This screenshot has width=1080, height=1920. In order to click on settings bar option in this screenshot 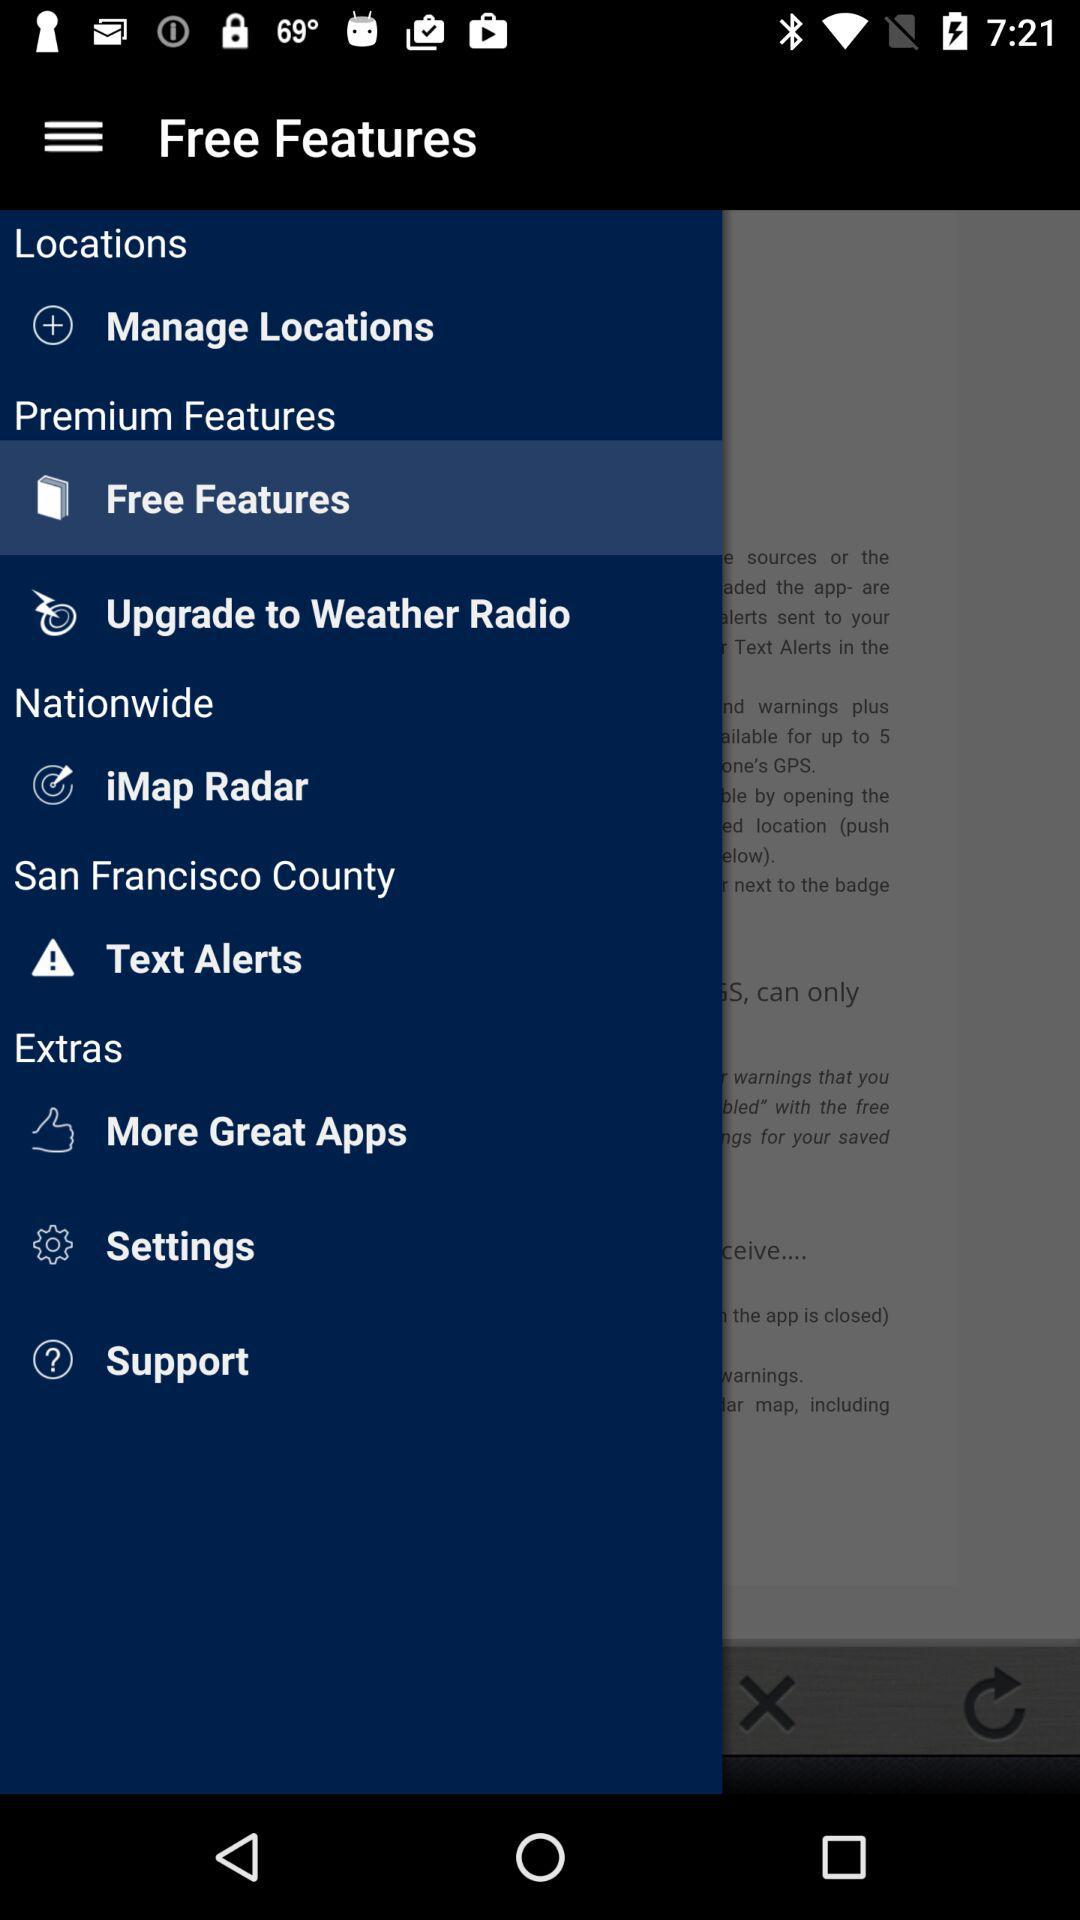, I will do `click(72, 135)`.